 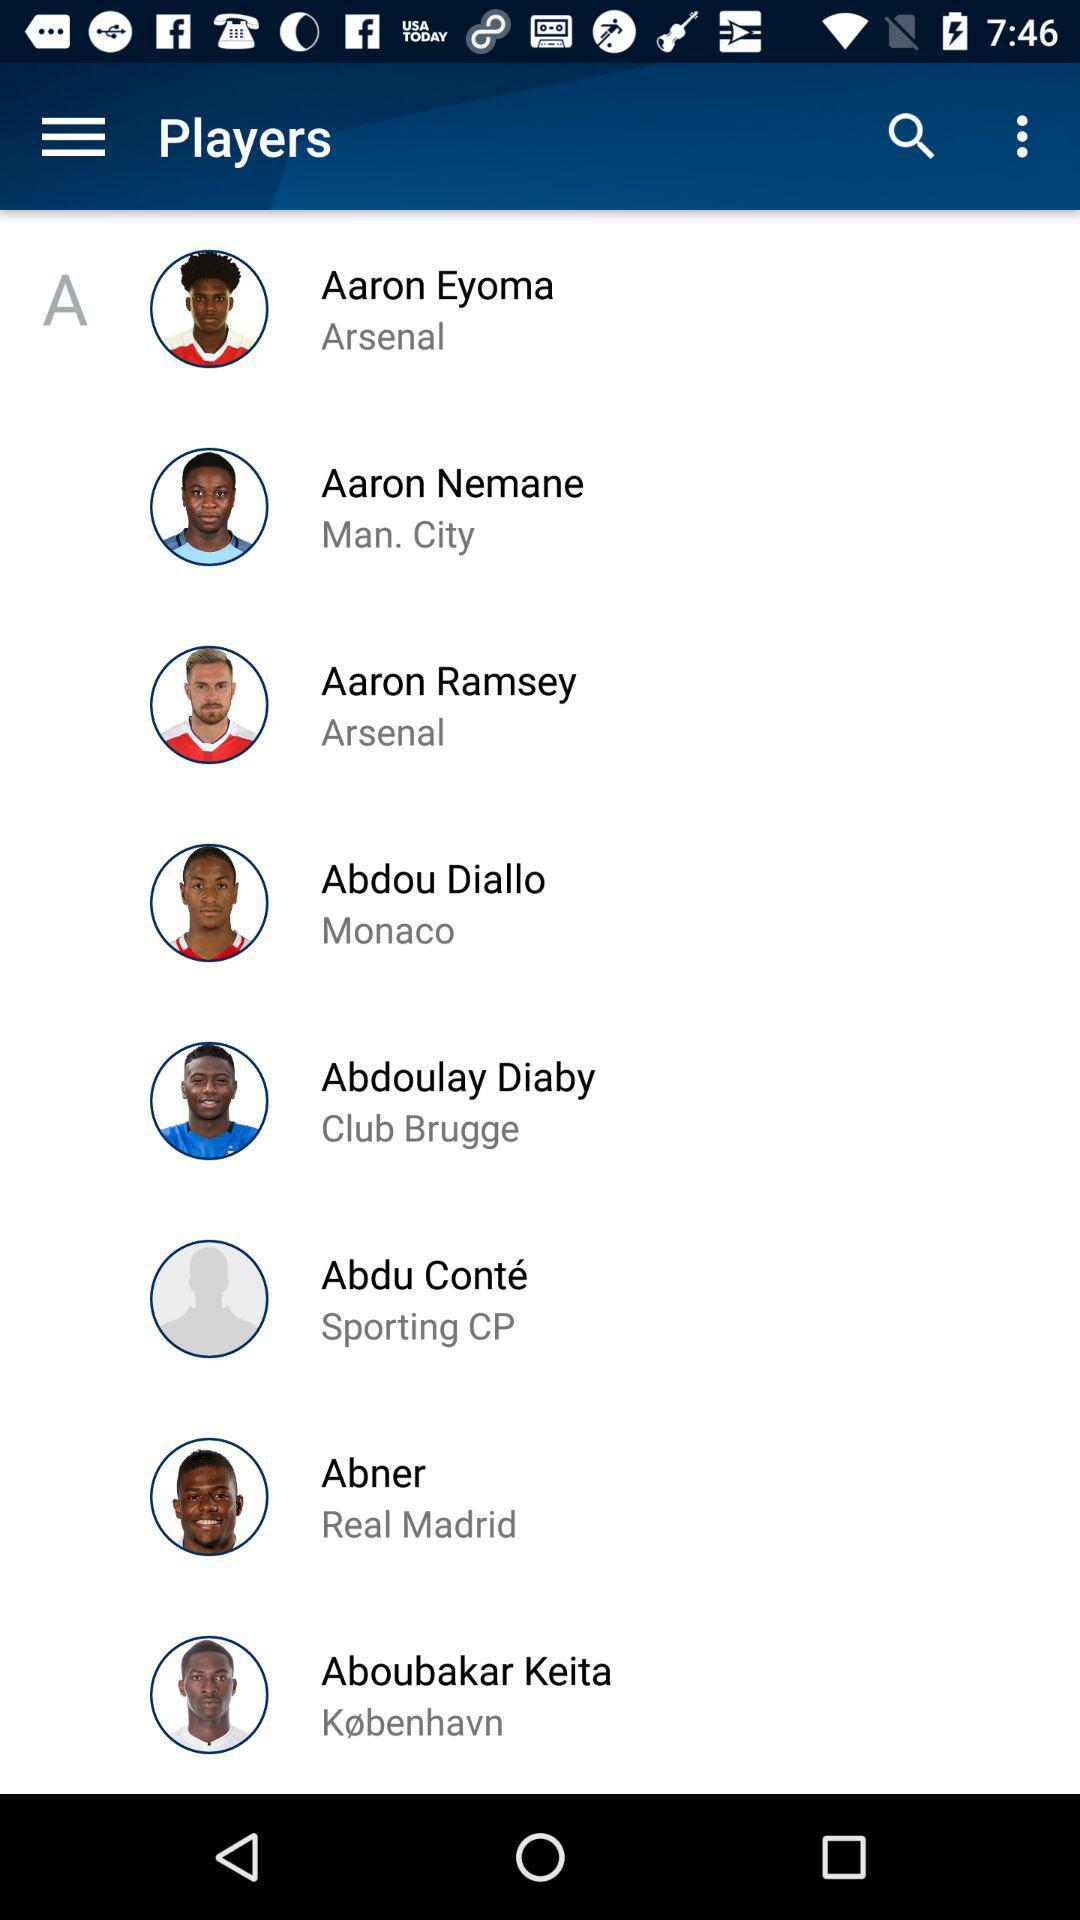 I want to click on the image left to the aaron nemane, so click(x=209, y=507).